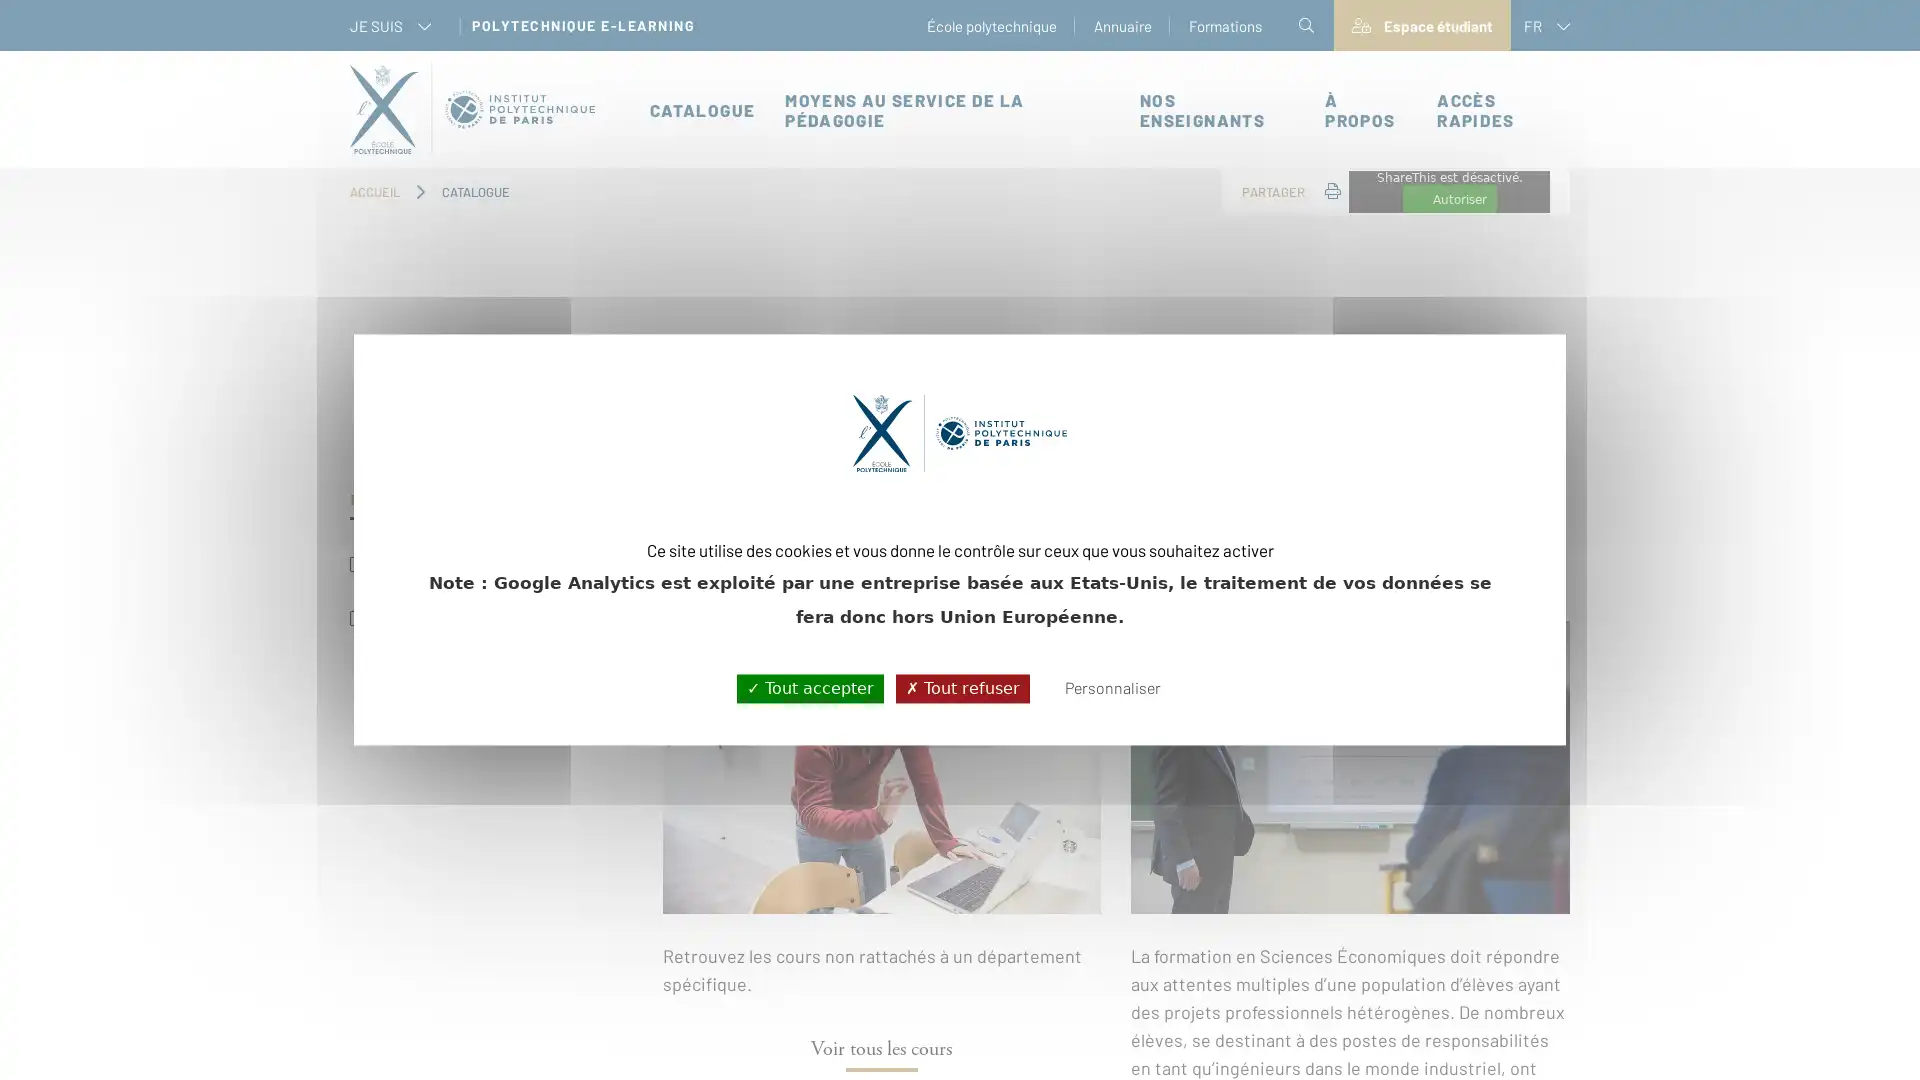 The image size is (1920, 1080). What do you see at coordinates (809, 687) in the screenshot?
I see `Tout accepter` at bounding box center [809, 687].